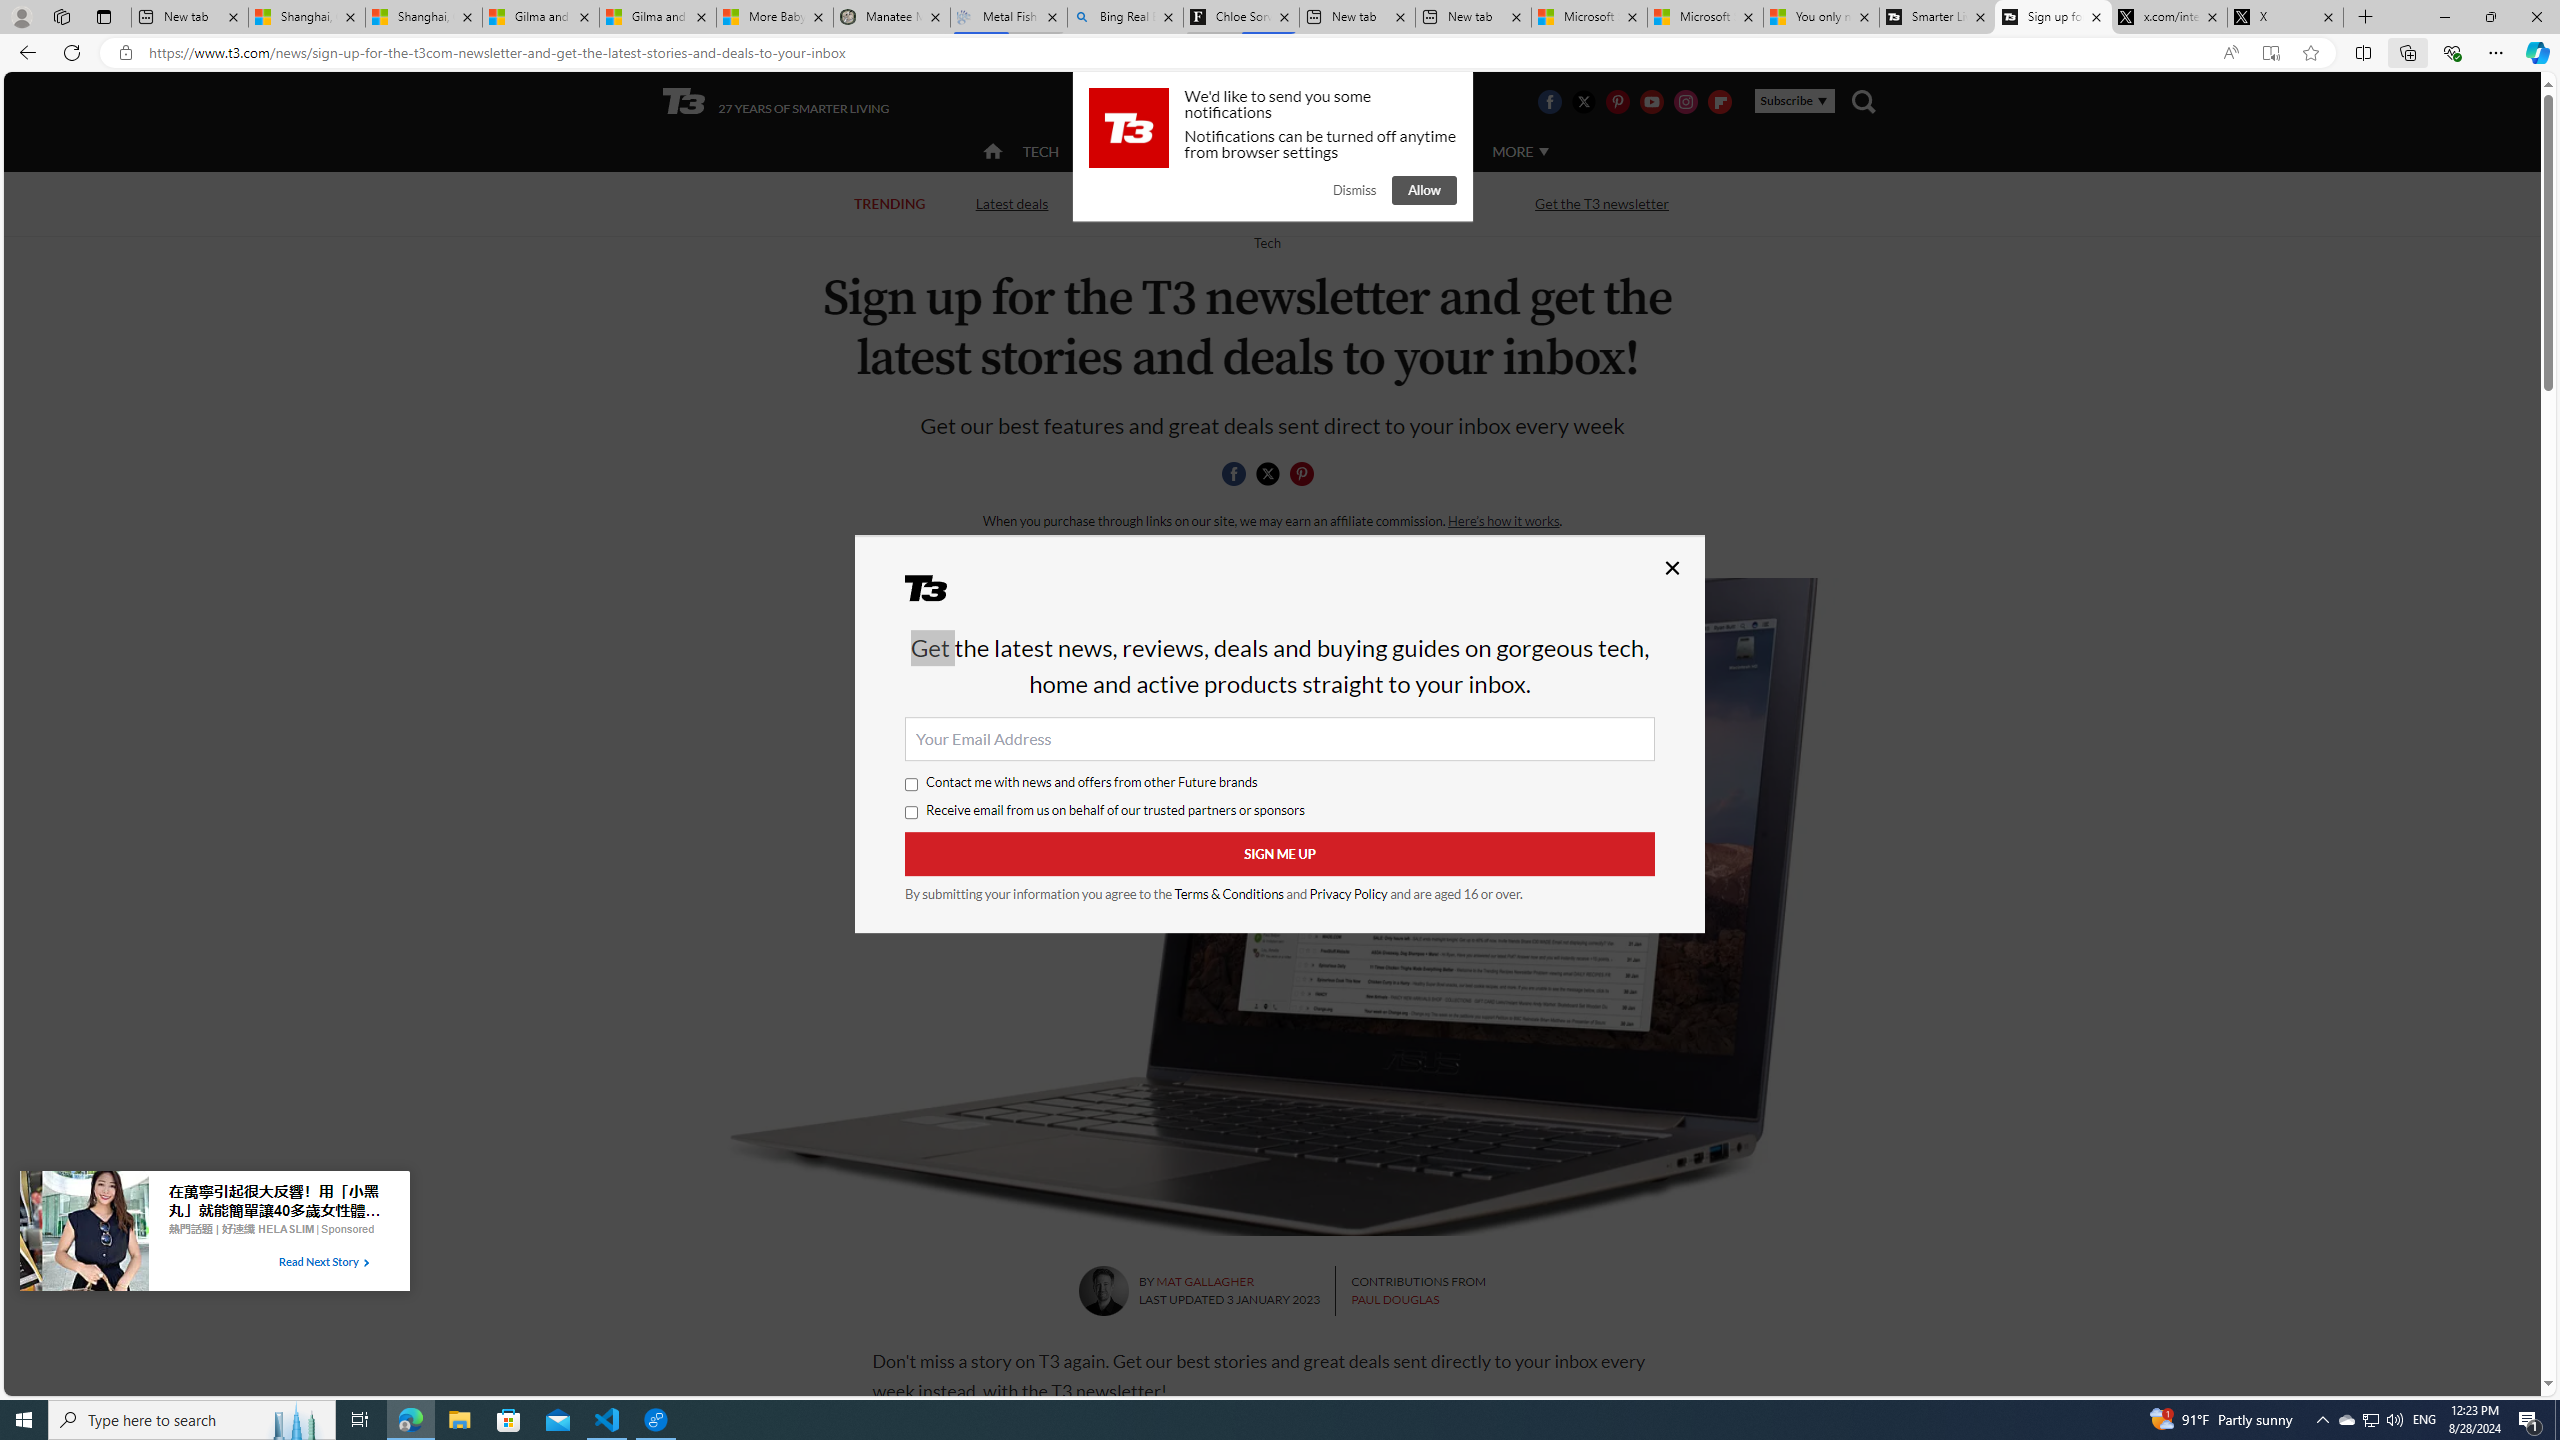 The image size is (2560, 1440). I want to click on 'Share this page on Facebook', so click(1232, 474).